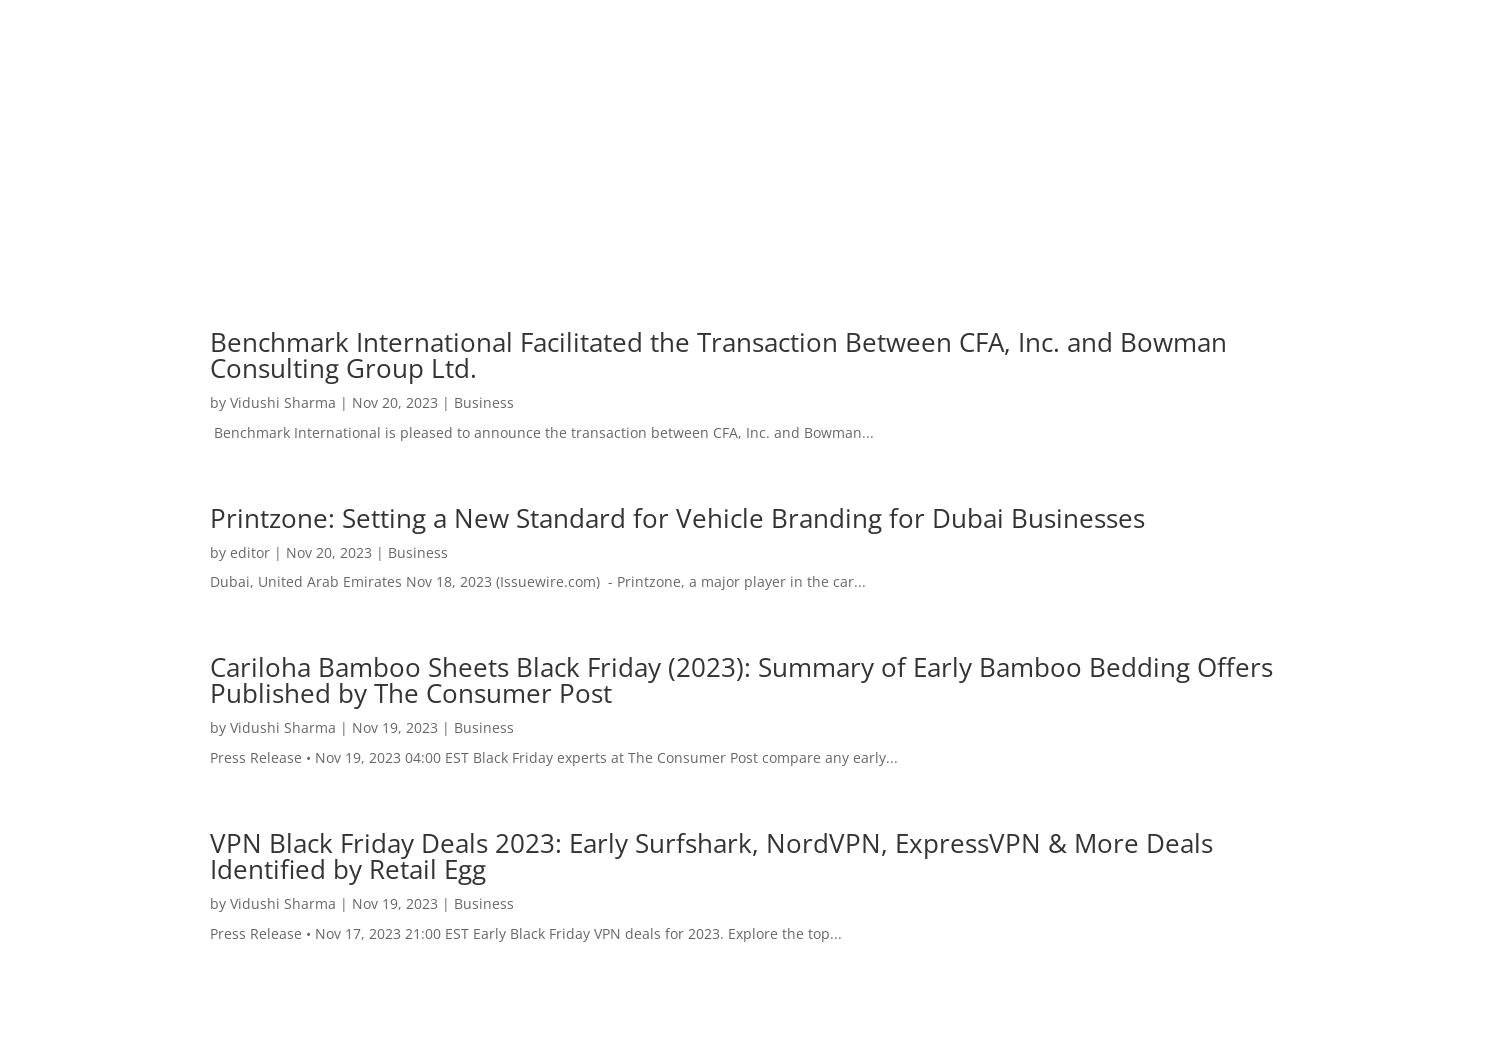  I want to click on 'Press Release • Nov 17, 2023 21:00 EST Early Black Friday VPN deals for 2023. Explore the top...', so click(526, 931).